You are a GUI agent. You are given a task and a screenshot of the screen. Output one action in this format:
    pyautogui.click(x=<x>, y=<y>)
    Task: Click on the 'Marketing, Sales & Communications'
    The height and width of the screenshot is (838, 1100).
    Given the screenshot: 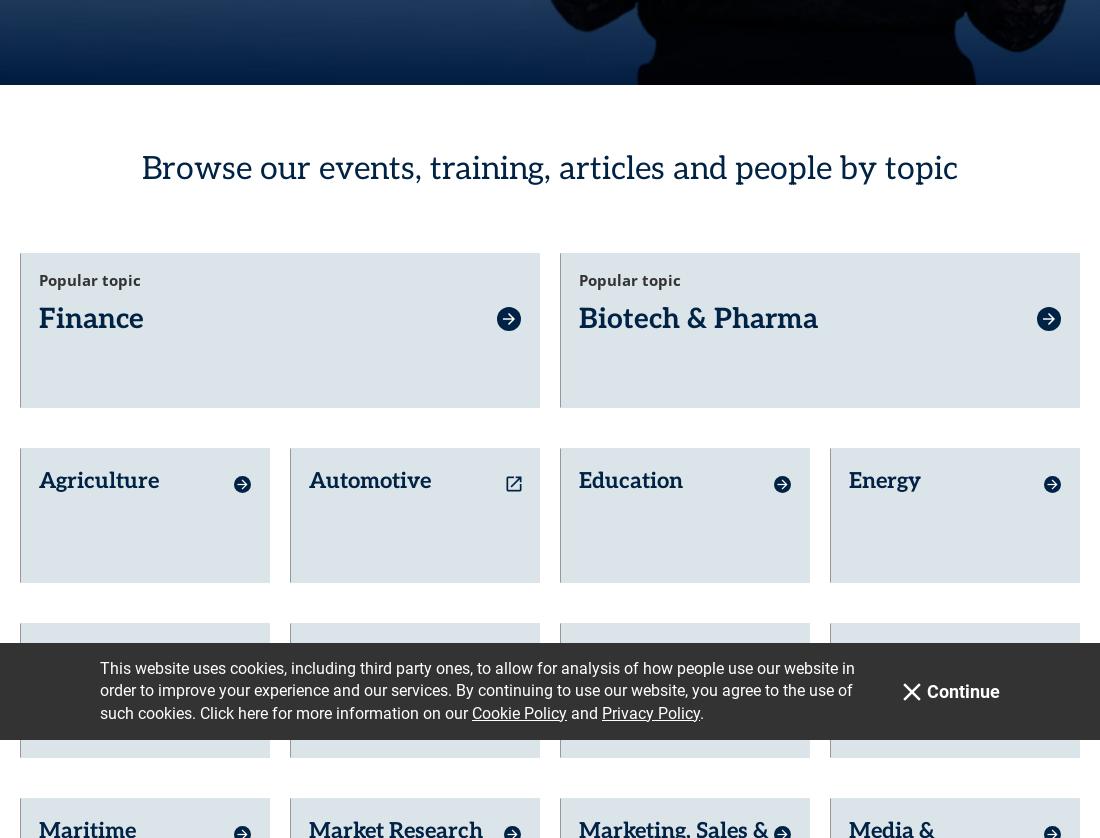 What is the action you would take?
    pyautogui.click(x=673, y=615)
    